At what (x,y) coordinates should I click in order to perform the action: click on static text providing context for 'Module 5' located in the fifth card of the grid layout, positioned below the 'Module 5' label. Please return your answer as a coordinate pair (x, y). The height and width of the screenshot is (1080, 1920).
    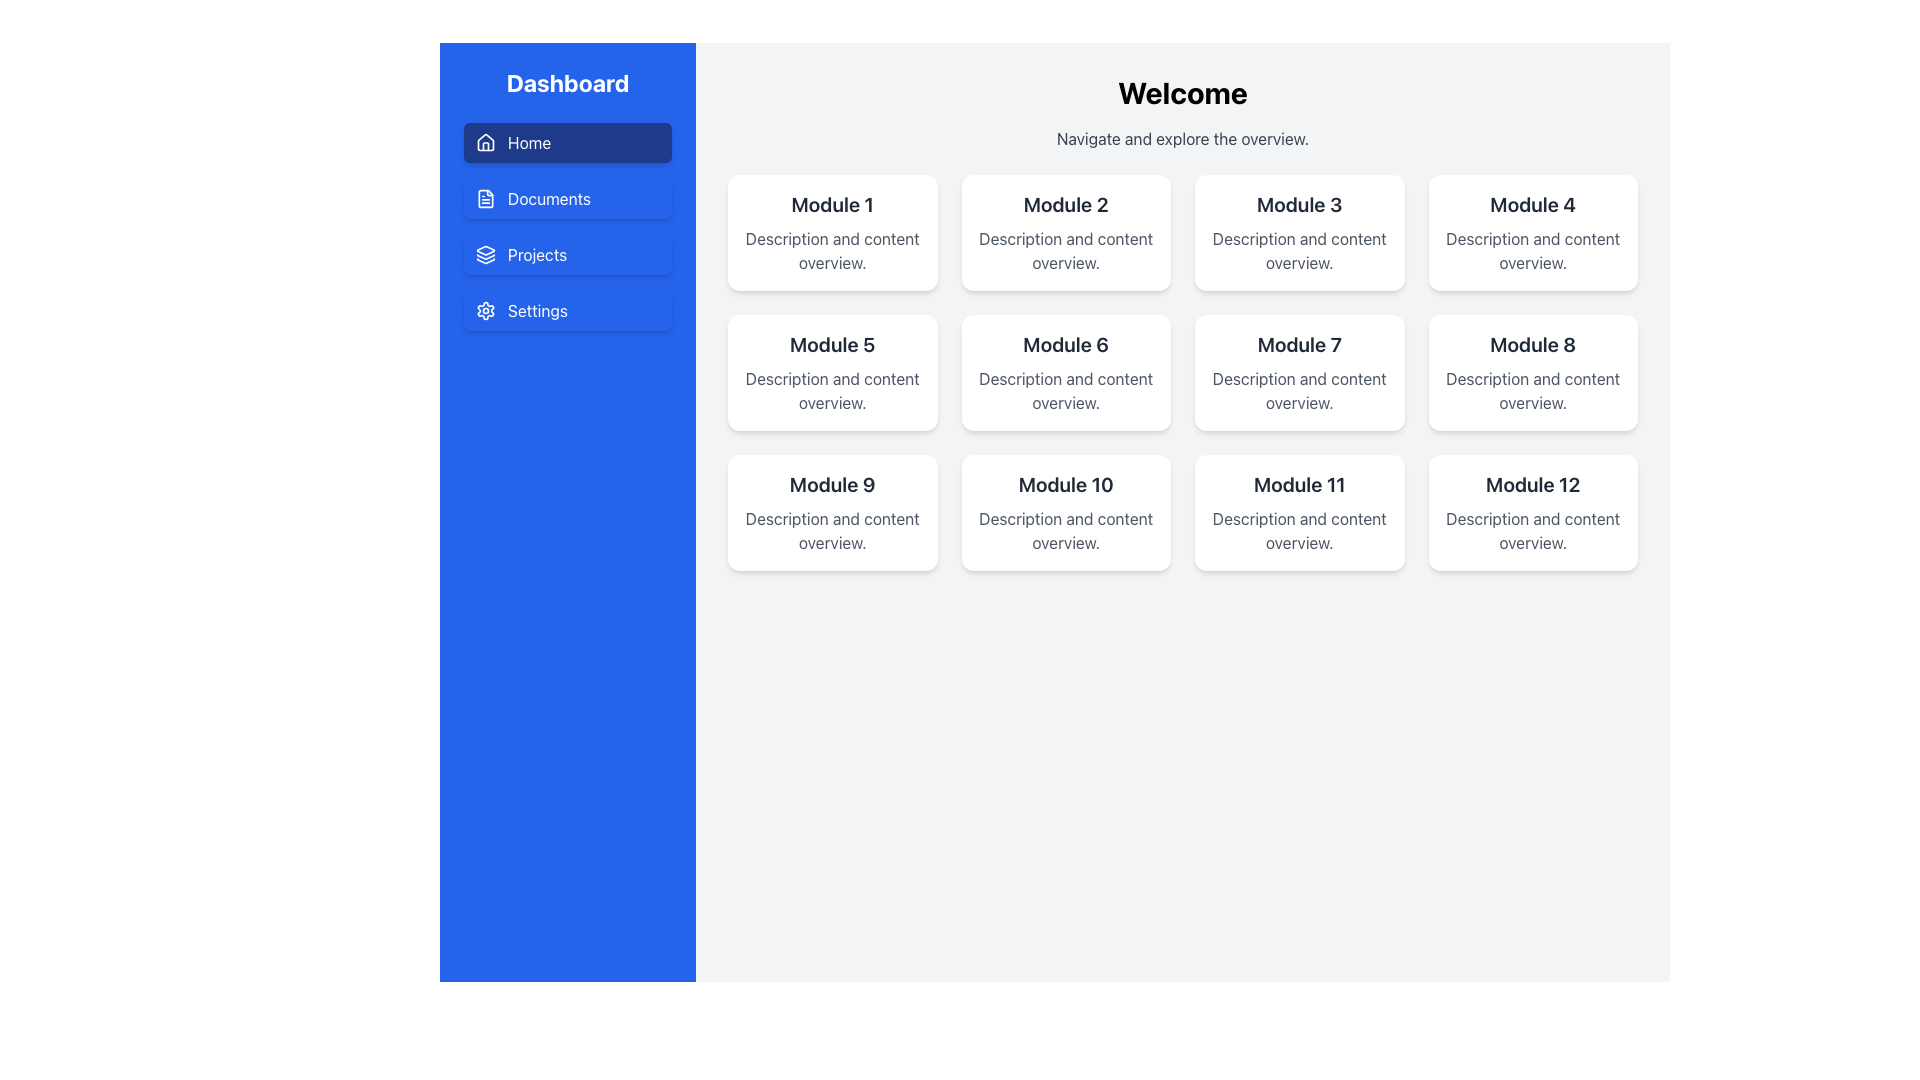
    Looking at the image, I should click on (832, 390).